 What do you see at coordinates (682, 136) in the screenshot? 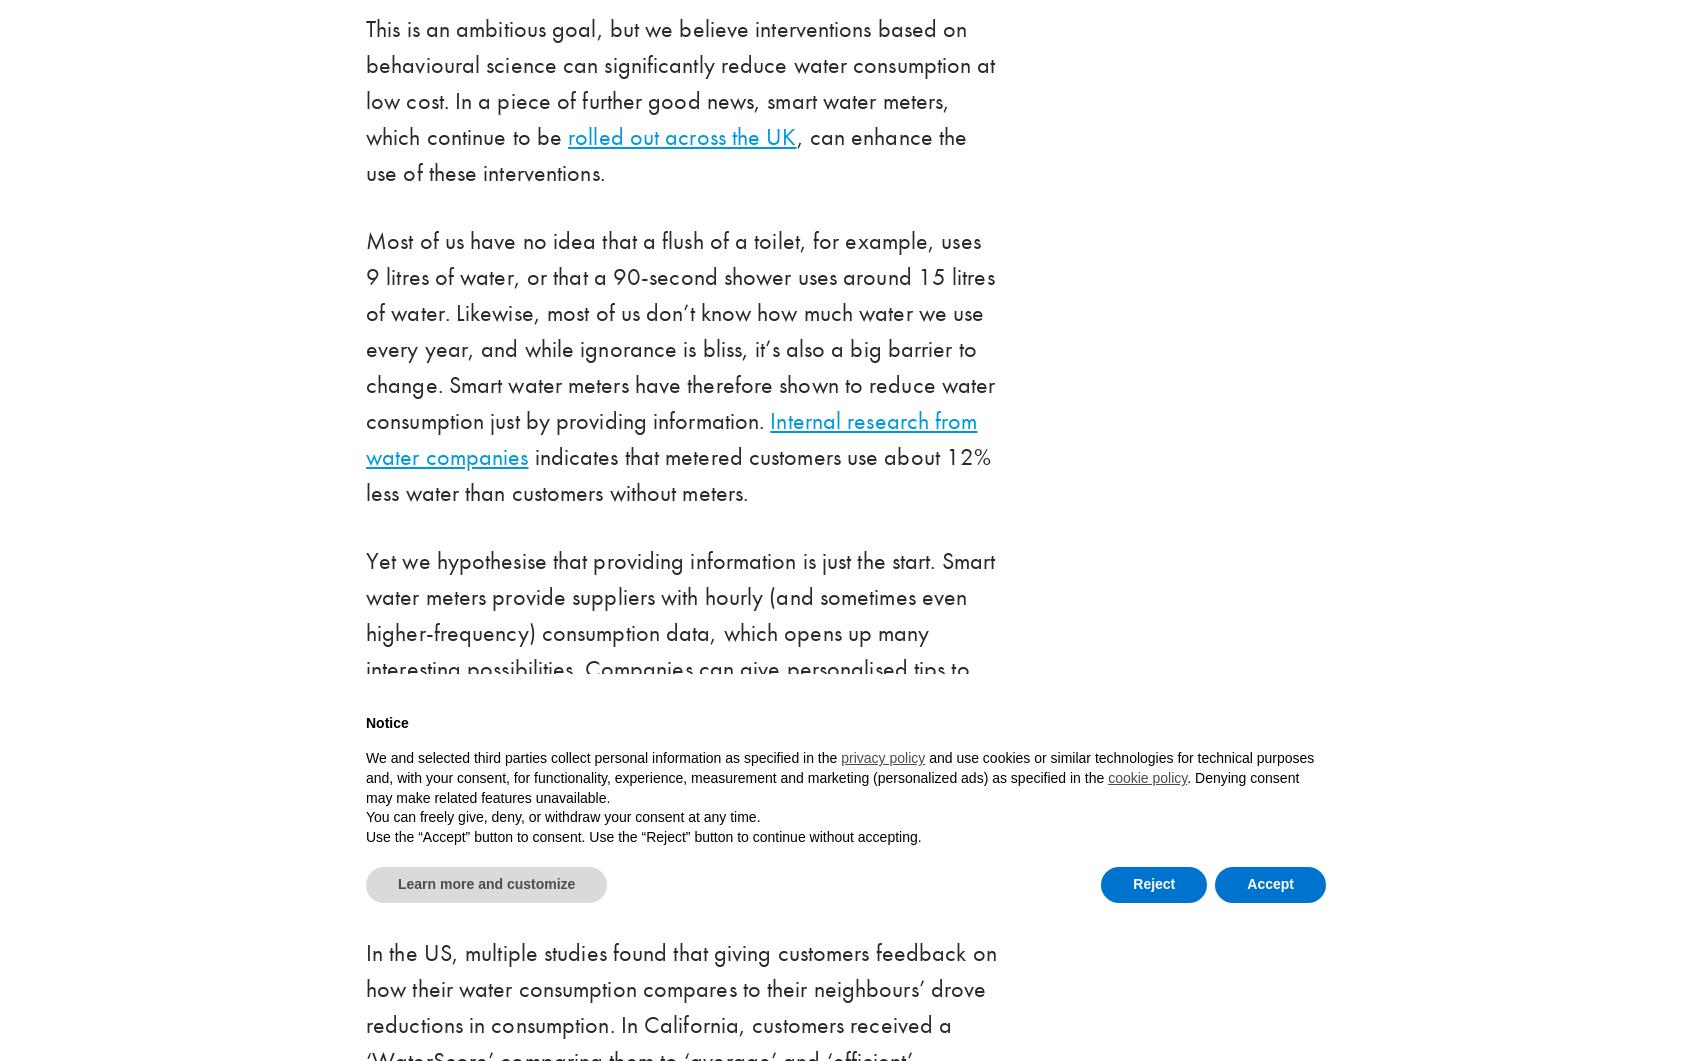
I see `'rolled out across the UK'` at bounding box center [682, 136].